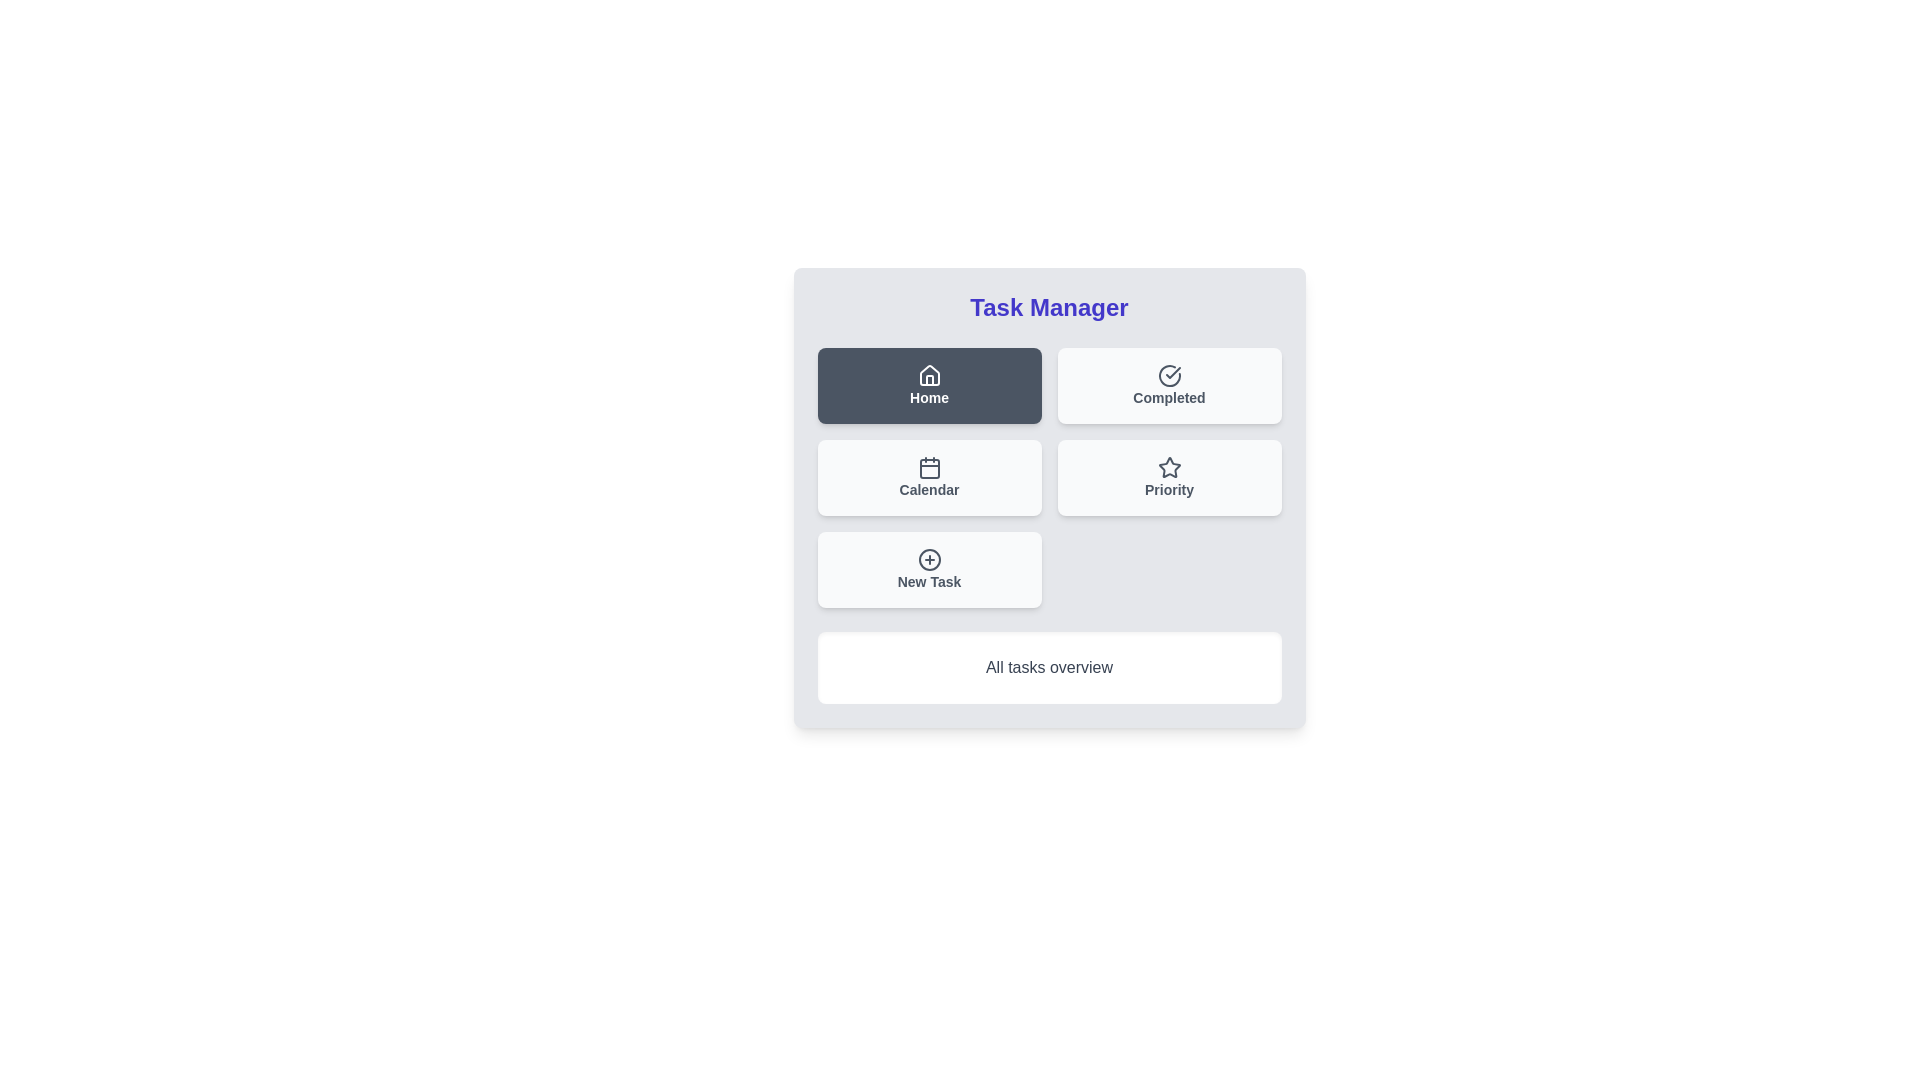 The width and height of the screenshot is (1920, 1080). What do you see at coordinates (928, 489) in the screenshot?
I see `text of the label displaying 'Calendar', which is part of a button-like section with a calendar icon above it, located in the second row of the left column of the 'Task Manager' grid layout` at bounding box center [928, 489].